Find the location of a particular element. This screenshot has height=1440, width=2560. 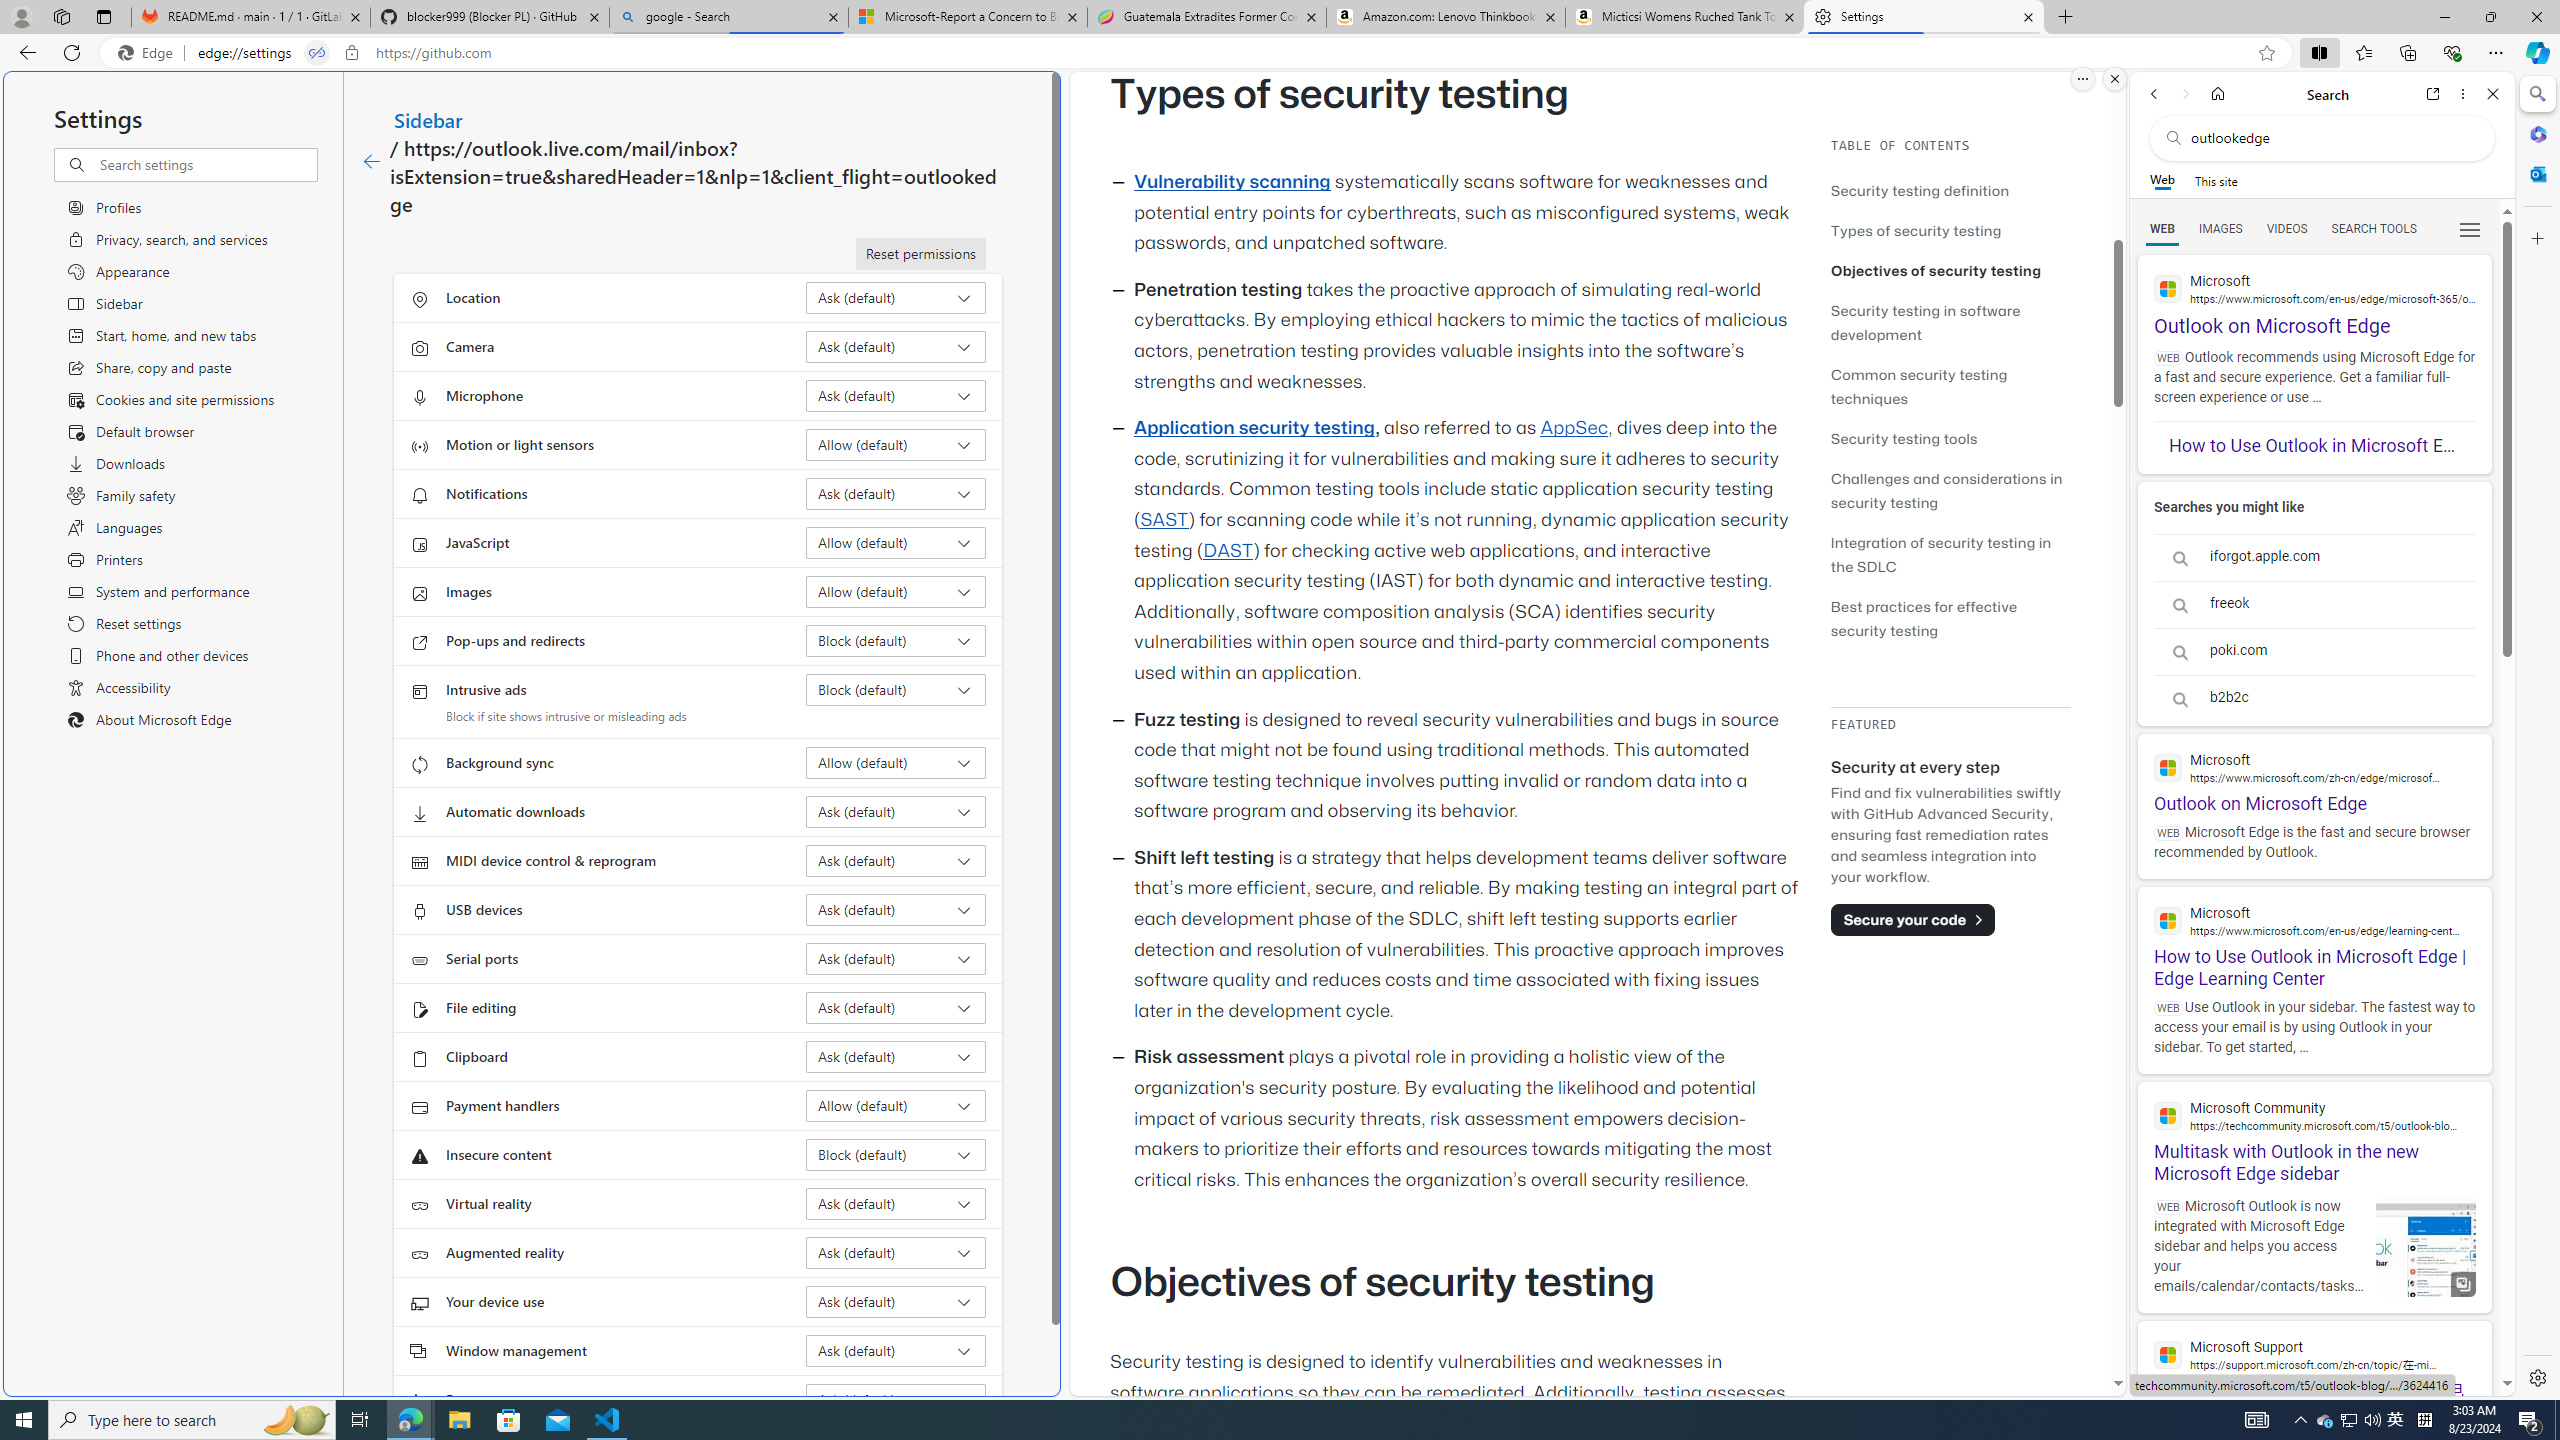

'Window management Ask (default)' is located at coordinates (896, 1349).